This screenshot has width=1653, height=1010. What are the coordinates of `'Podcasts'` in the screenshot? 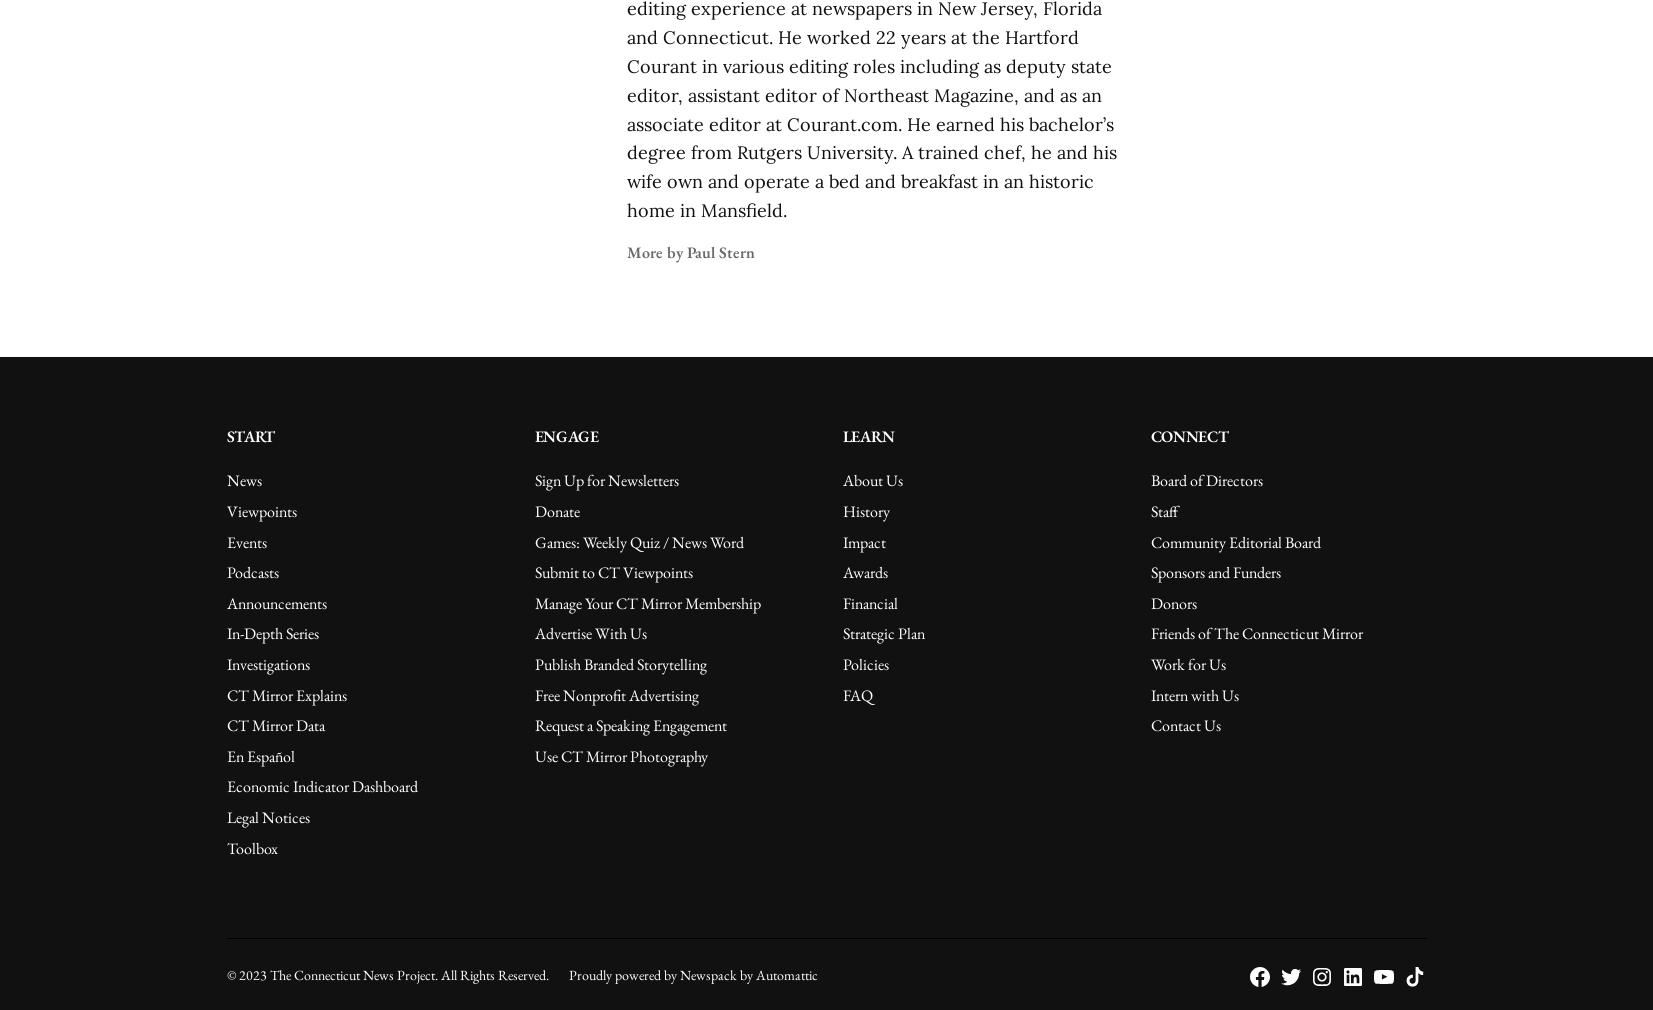 It's located at (251, 571).